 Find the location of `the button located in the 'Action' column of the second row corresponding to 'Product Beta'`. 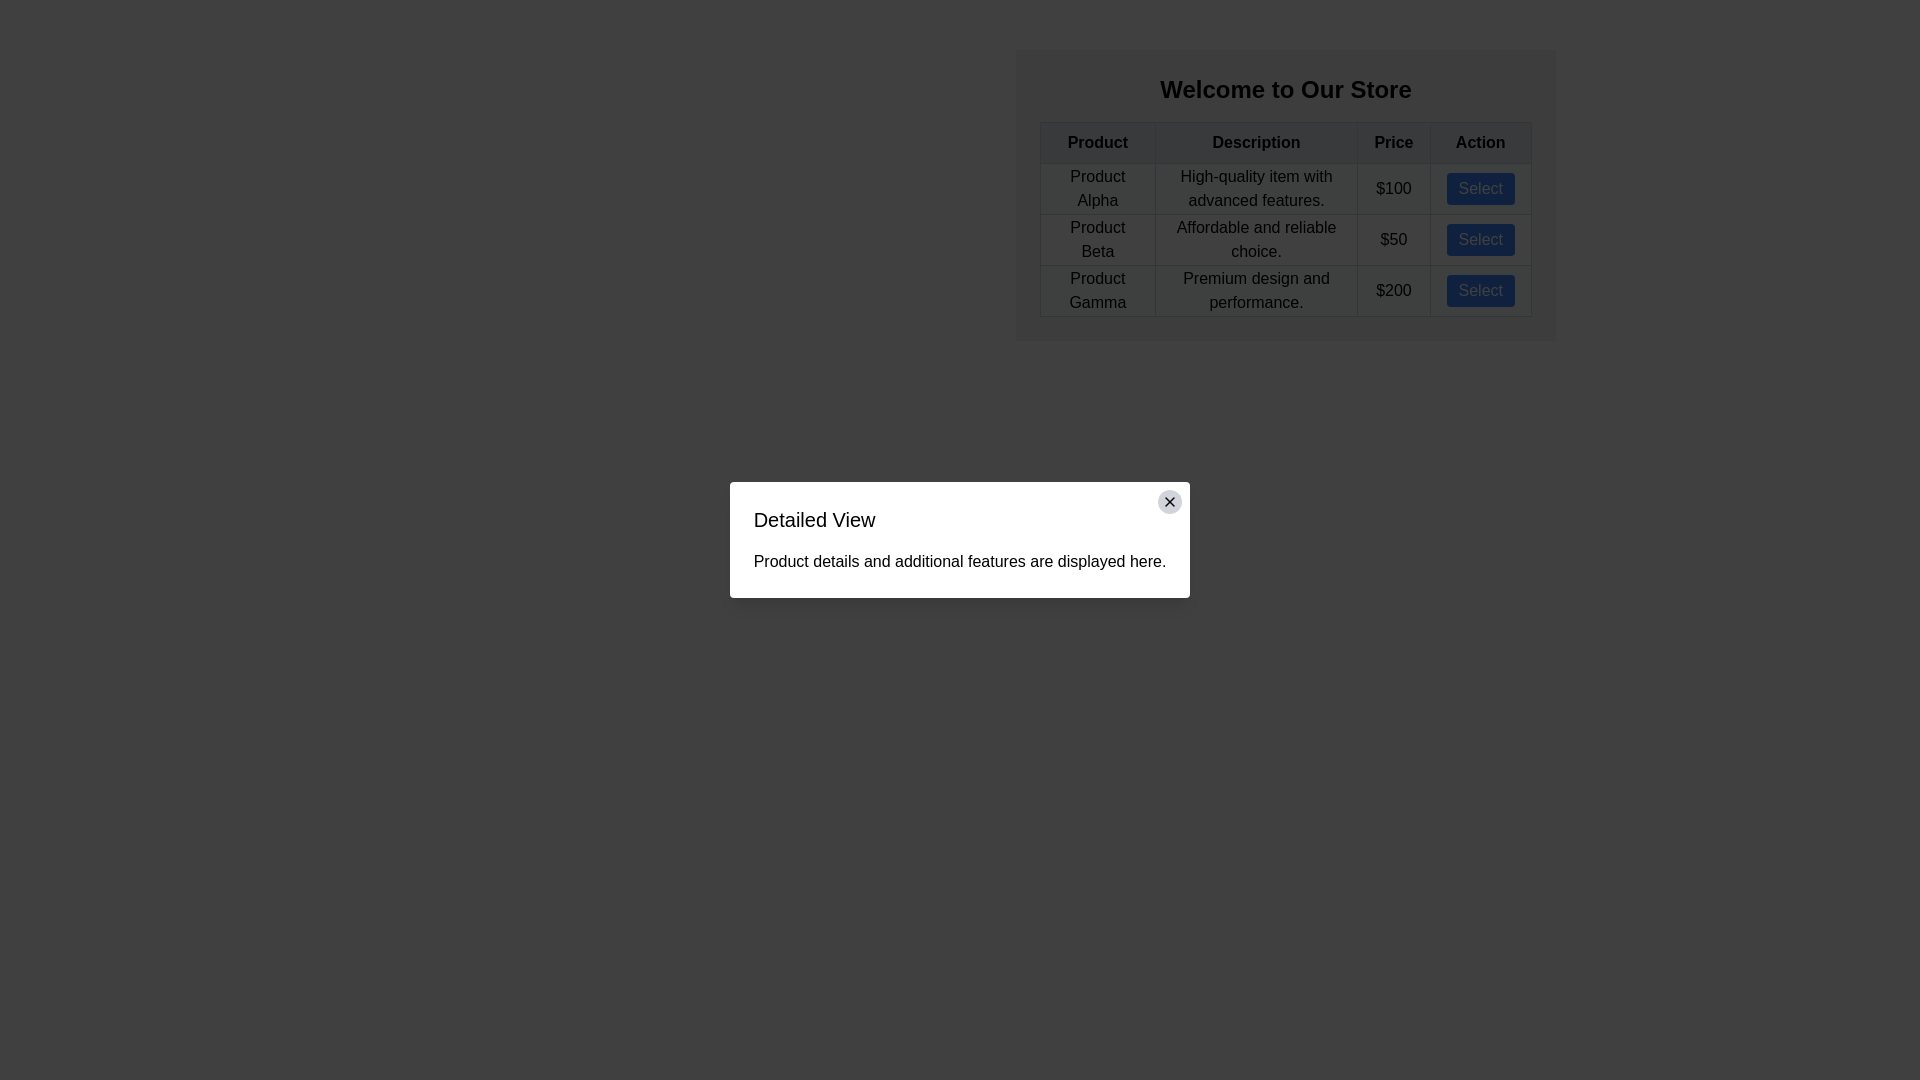

the button located in the 'Action' column of the second row corresponding to 'Product Beta' is located at coordinates (1480, 238).